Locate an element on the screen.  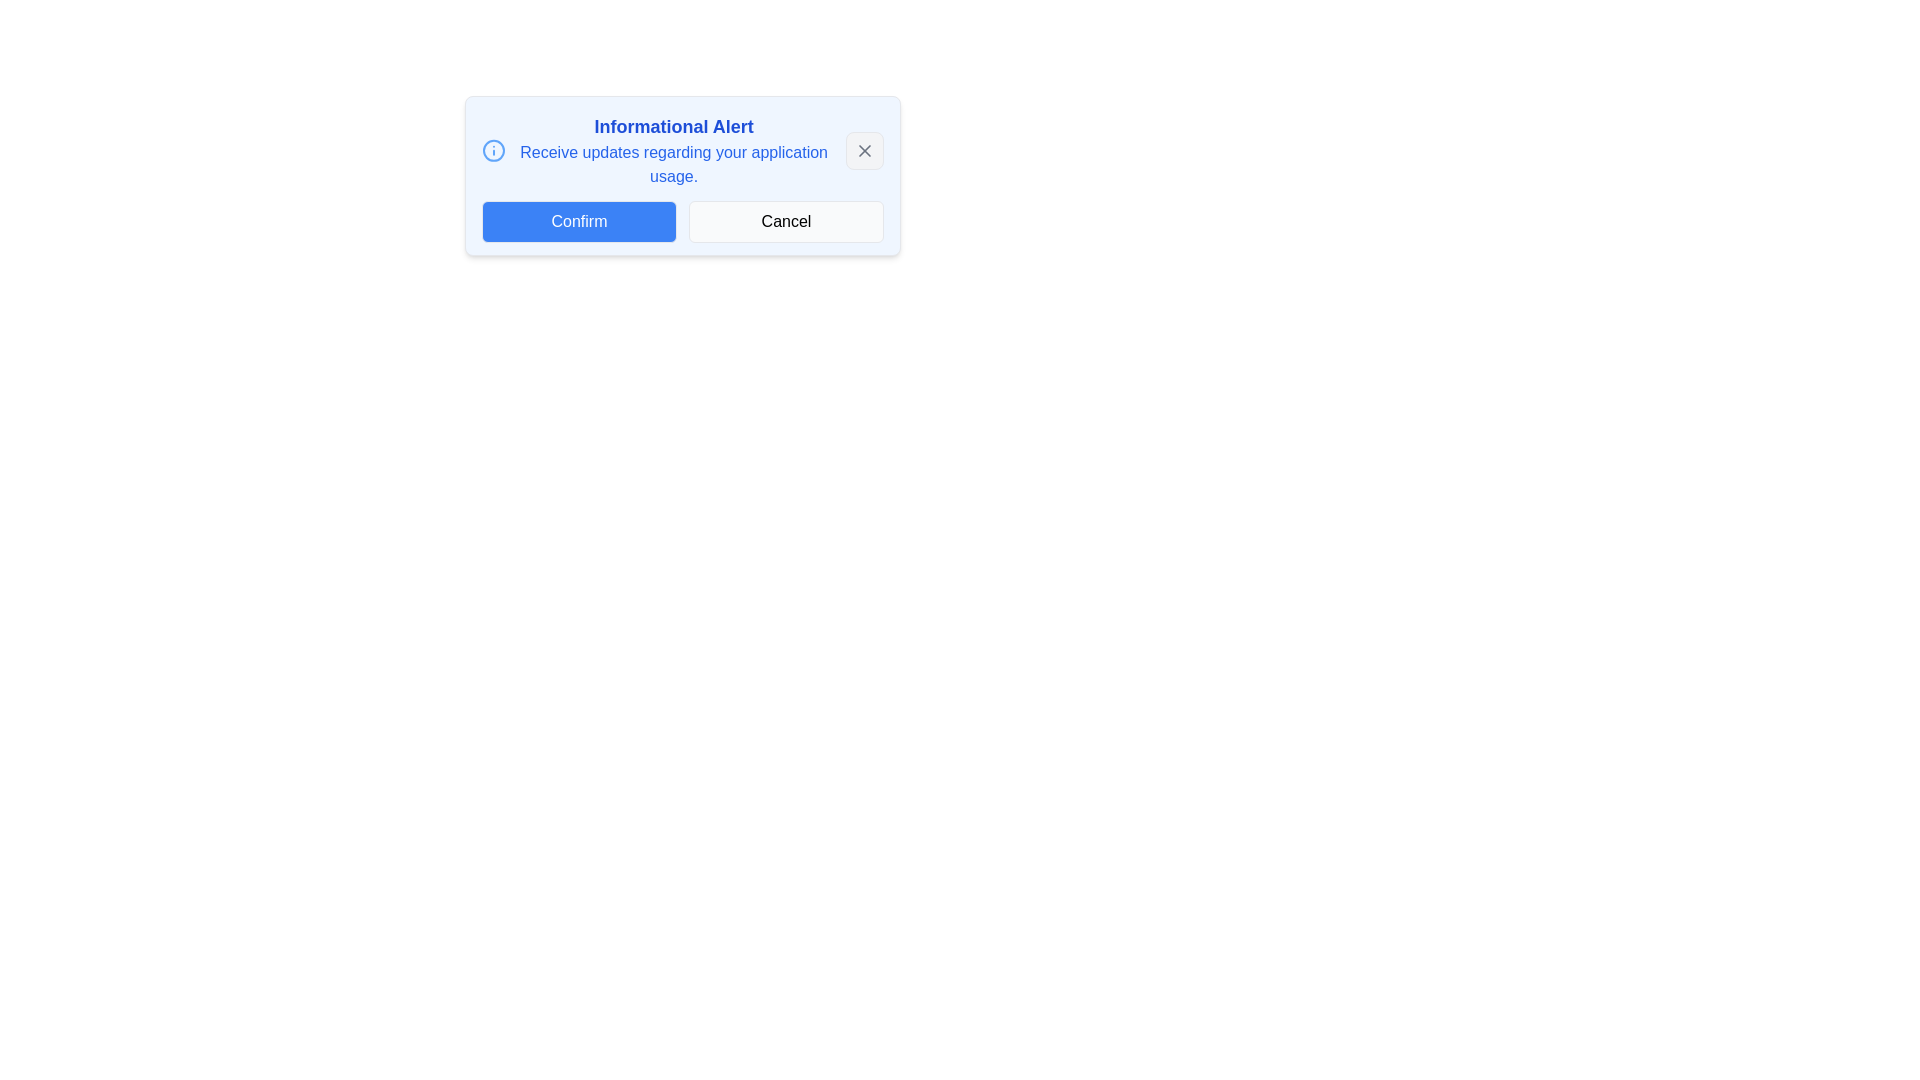
the text label stating 'Receive updates regarding your application usage.' which is located below the title 'Informational Alert' in the modal is located at coordinates (674, 164).